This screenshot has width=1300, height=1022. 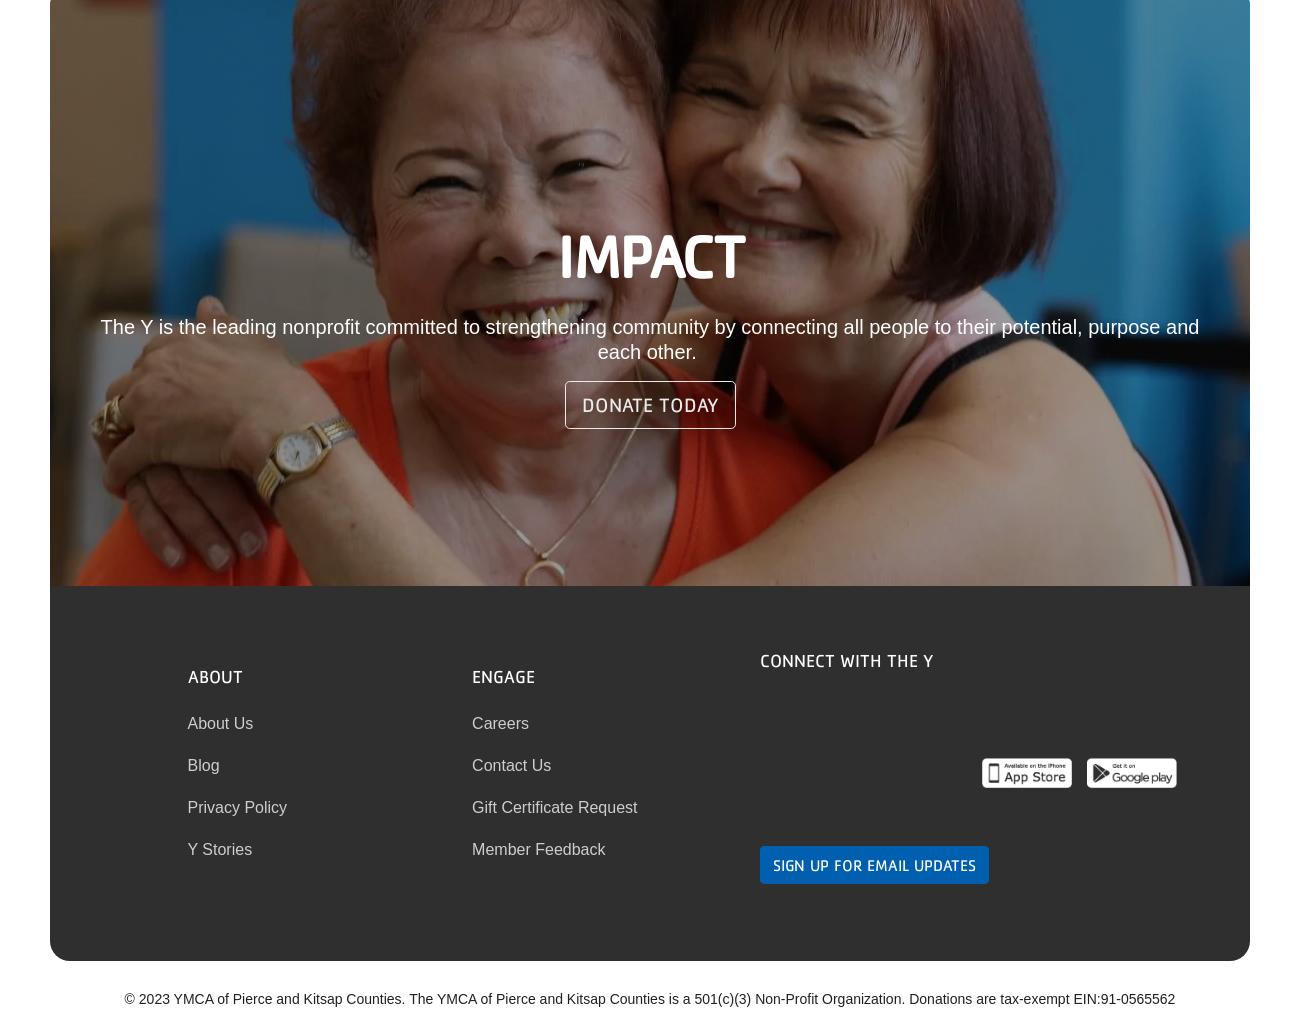 What do you see at coordinates (873, 863) in the screenshot?
I see `'Sign up for email updates'` at bounding box center [873, 863].